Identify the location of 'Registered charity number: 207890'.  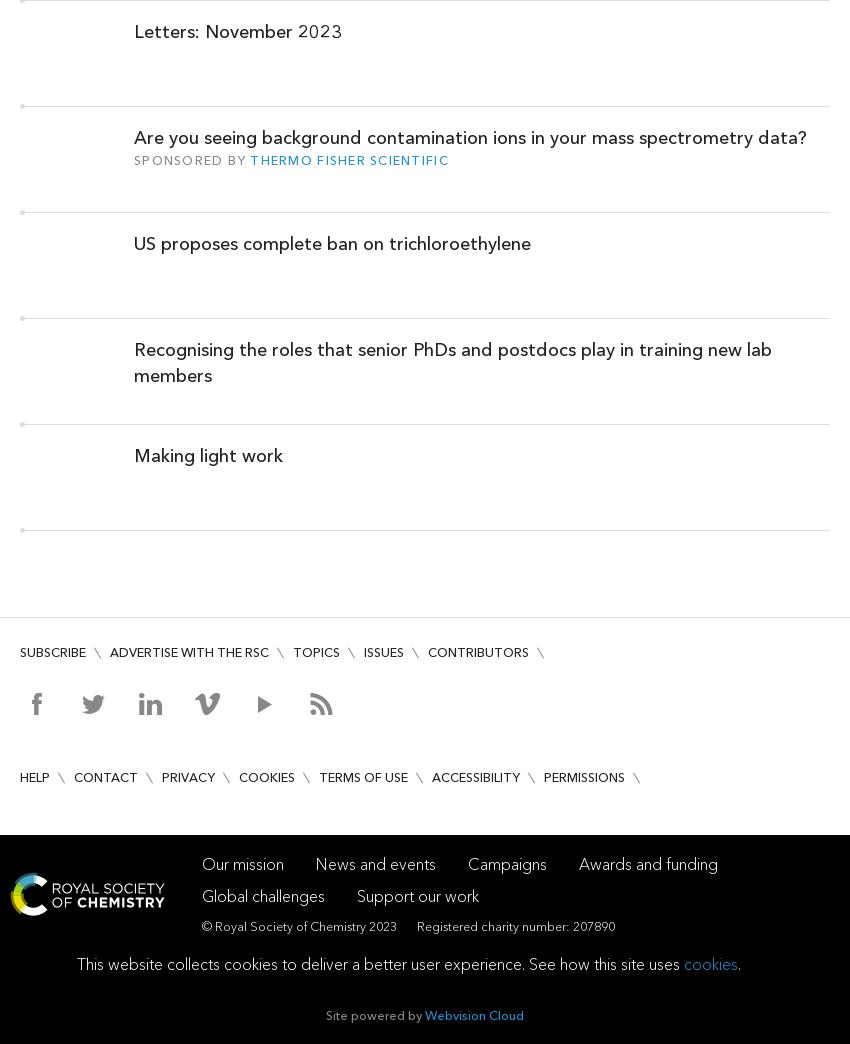
(515, 925).